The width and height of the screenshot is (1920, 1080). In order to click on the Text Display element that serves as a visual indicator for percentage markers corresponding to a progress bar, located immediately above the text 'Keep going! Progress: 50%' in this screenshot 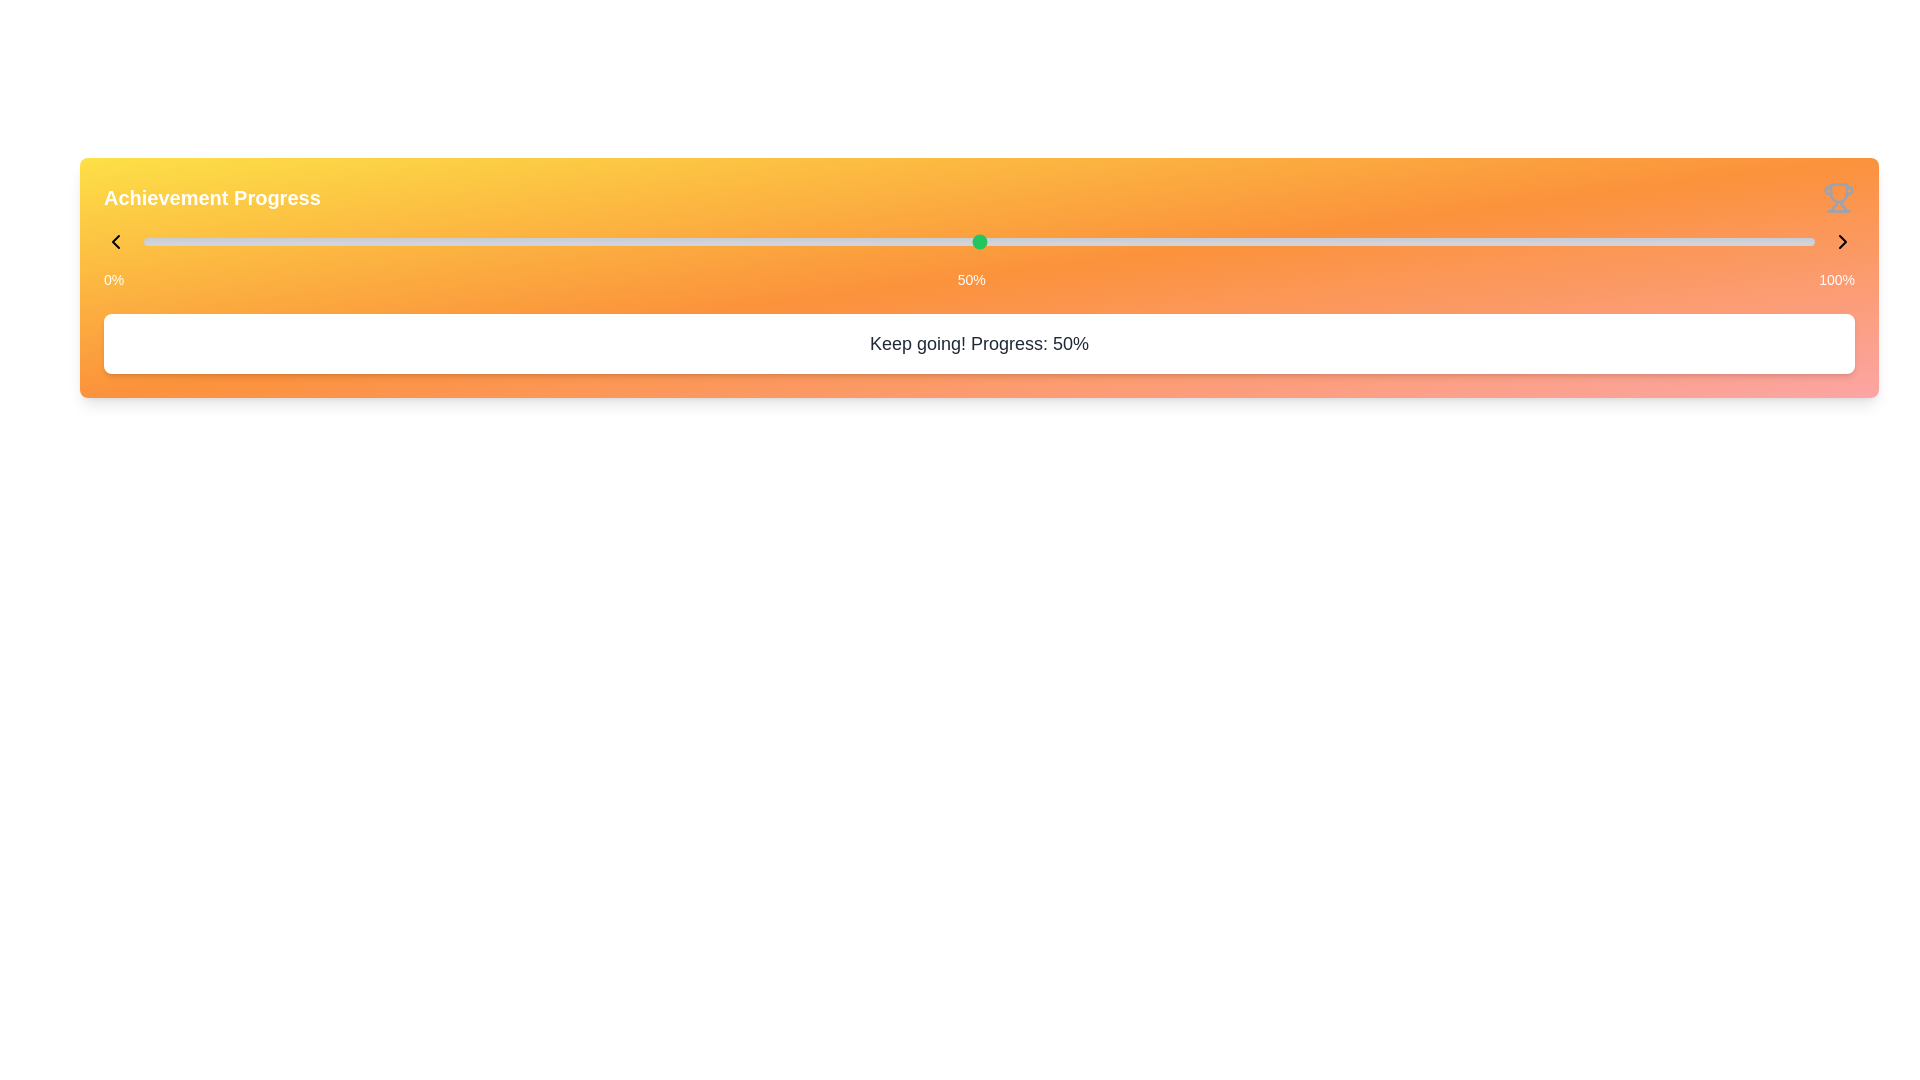, I will do `click(979, 280)`.